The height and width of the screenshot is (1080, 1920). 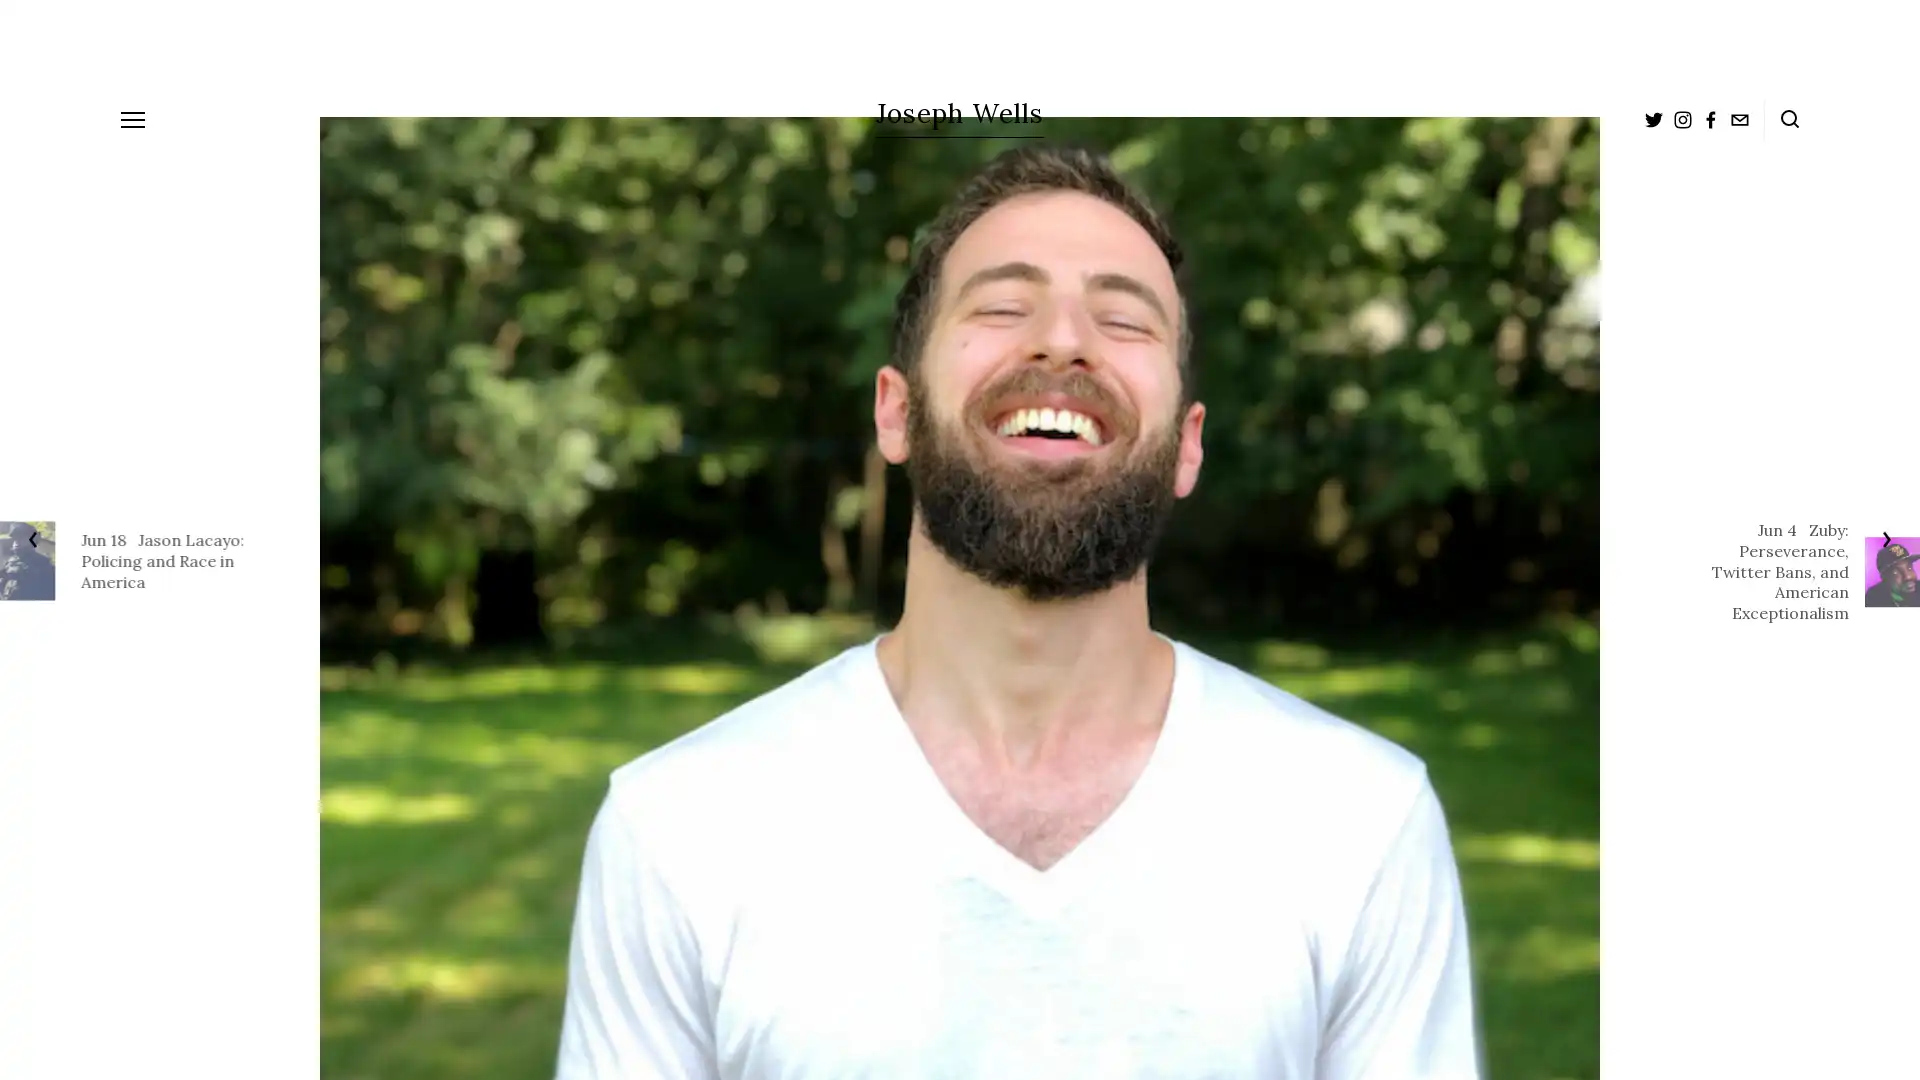 What do you see at coordinates (1245, 369) in the screenshot?
I see `Close` at bounding box center [1245, 369].